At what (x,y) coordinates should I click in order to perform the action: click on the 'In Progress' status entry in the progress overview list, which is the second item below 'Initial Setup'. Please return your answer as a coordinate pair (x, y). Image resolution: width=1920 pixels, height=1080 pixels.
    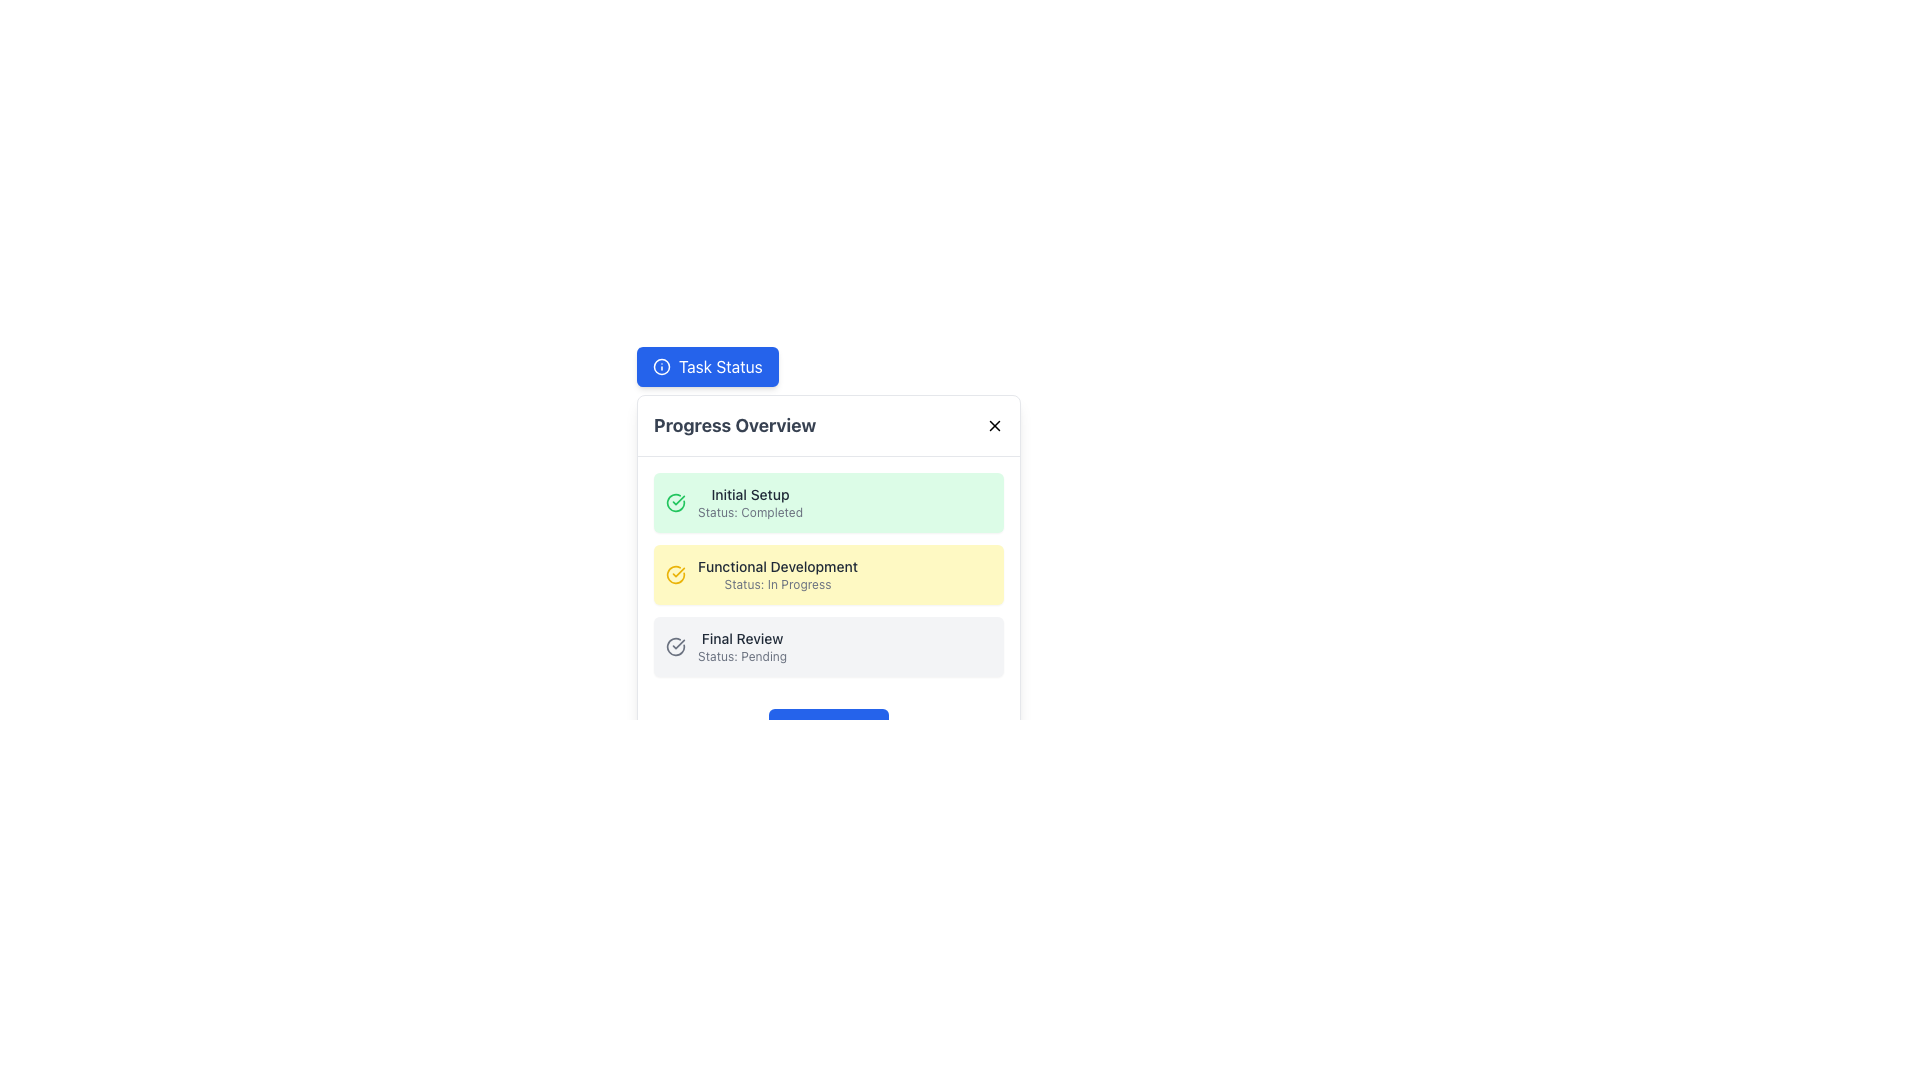
    Looking at the image, I should click on (829, 574).